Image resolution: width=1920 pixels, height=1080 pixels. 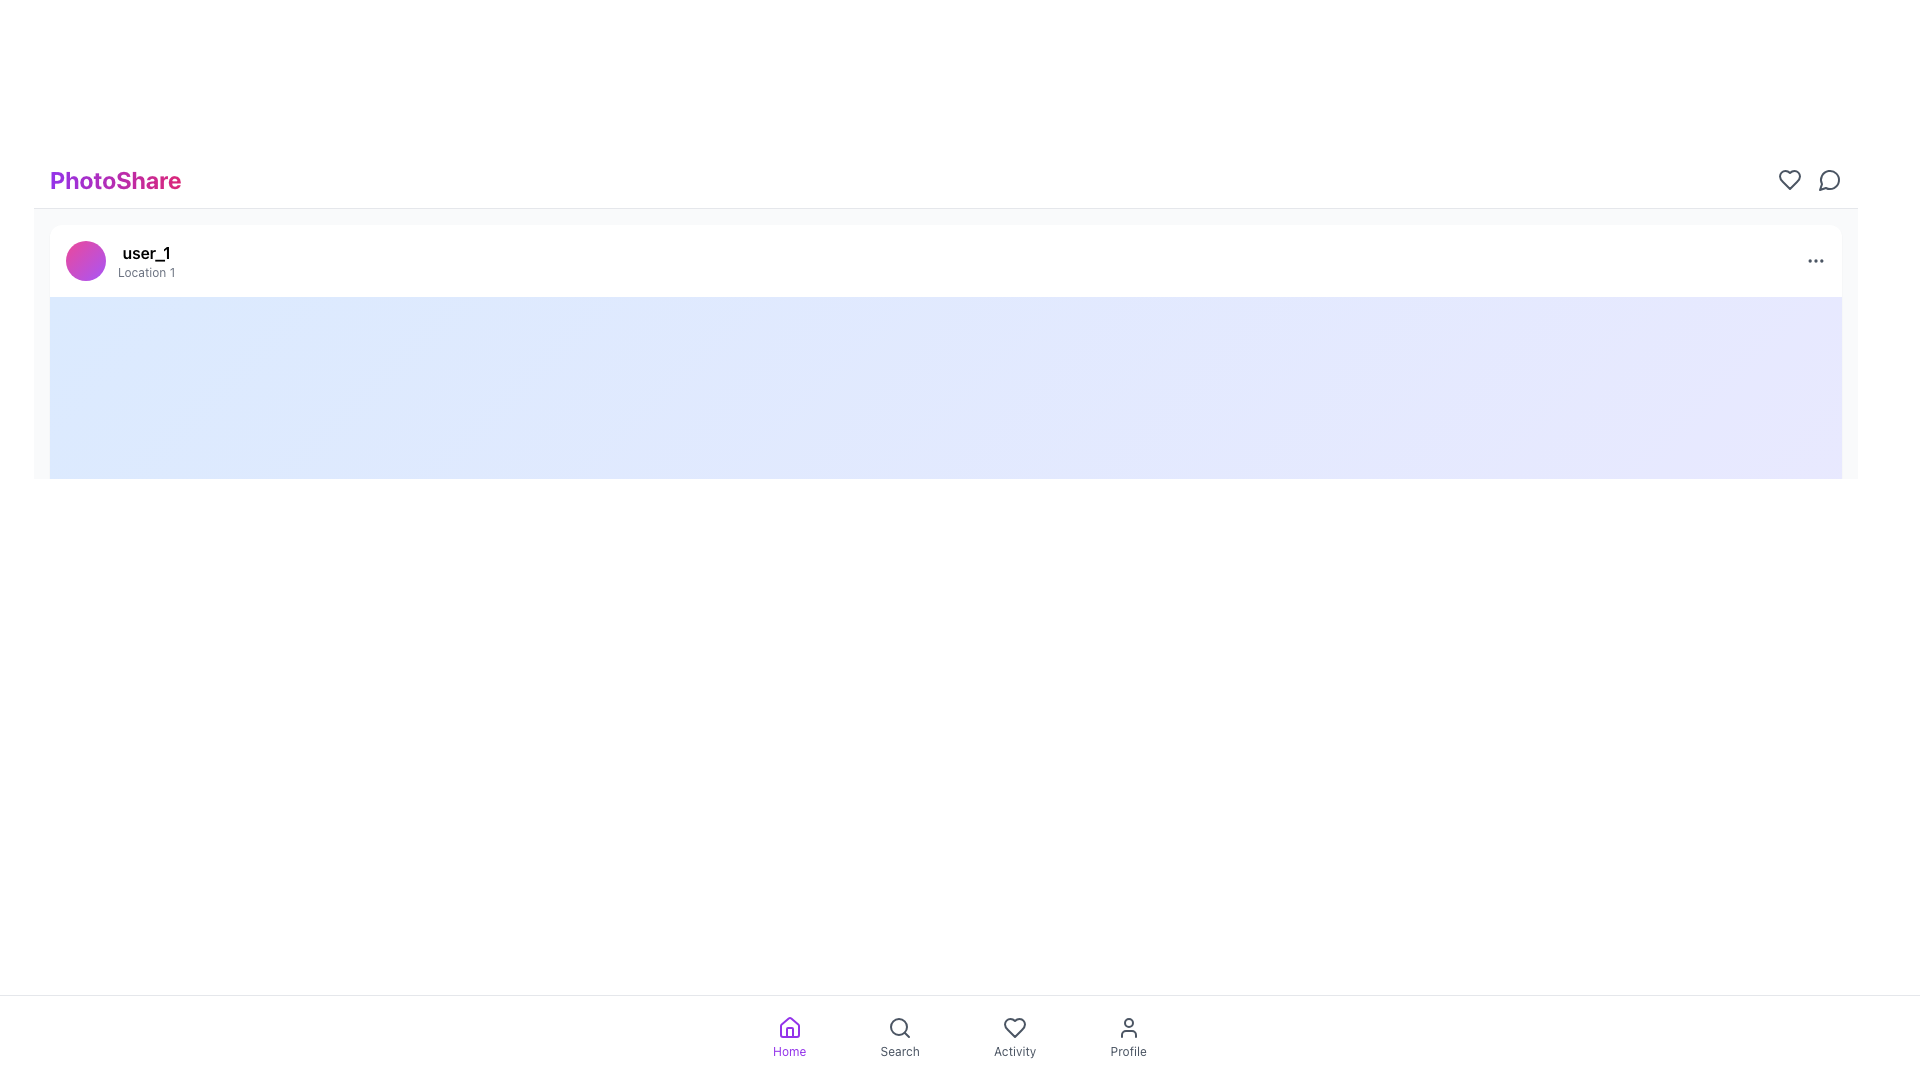 What do you see at coordinates (898, 1026) in the screenshot?
I see `the circular part of the magnifying glass icon in the bottom navigation bar, which represents the search functionality` at bounding box center [898, 1026].